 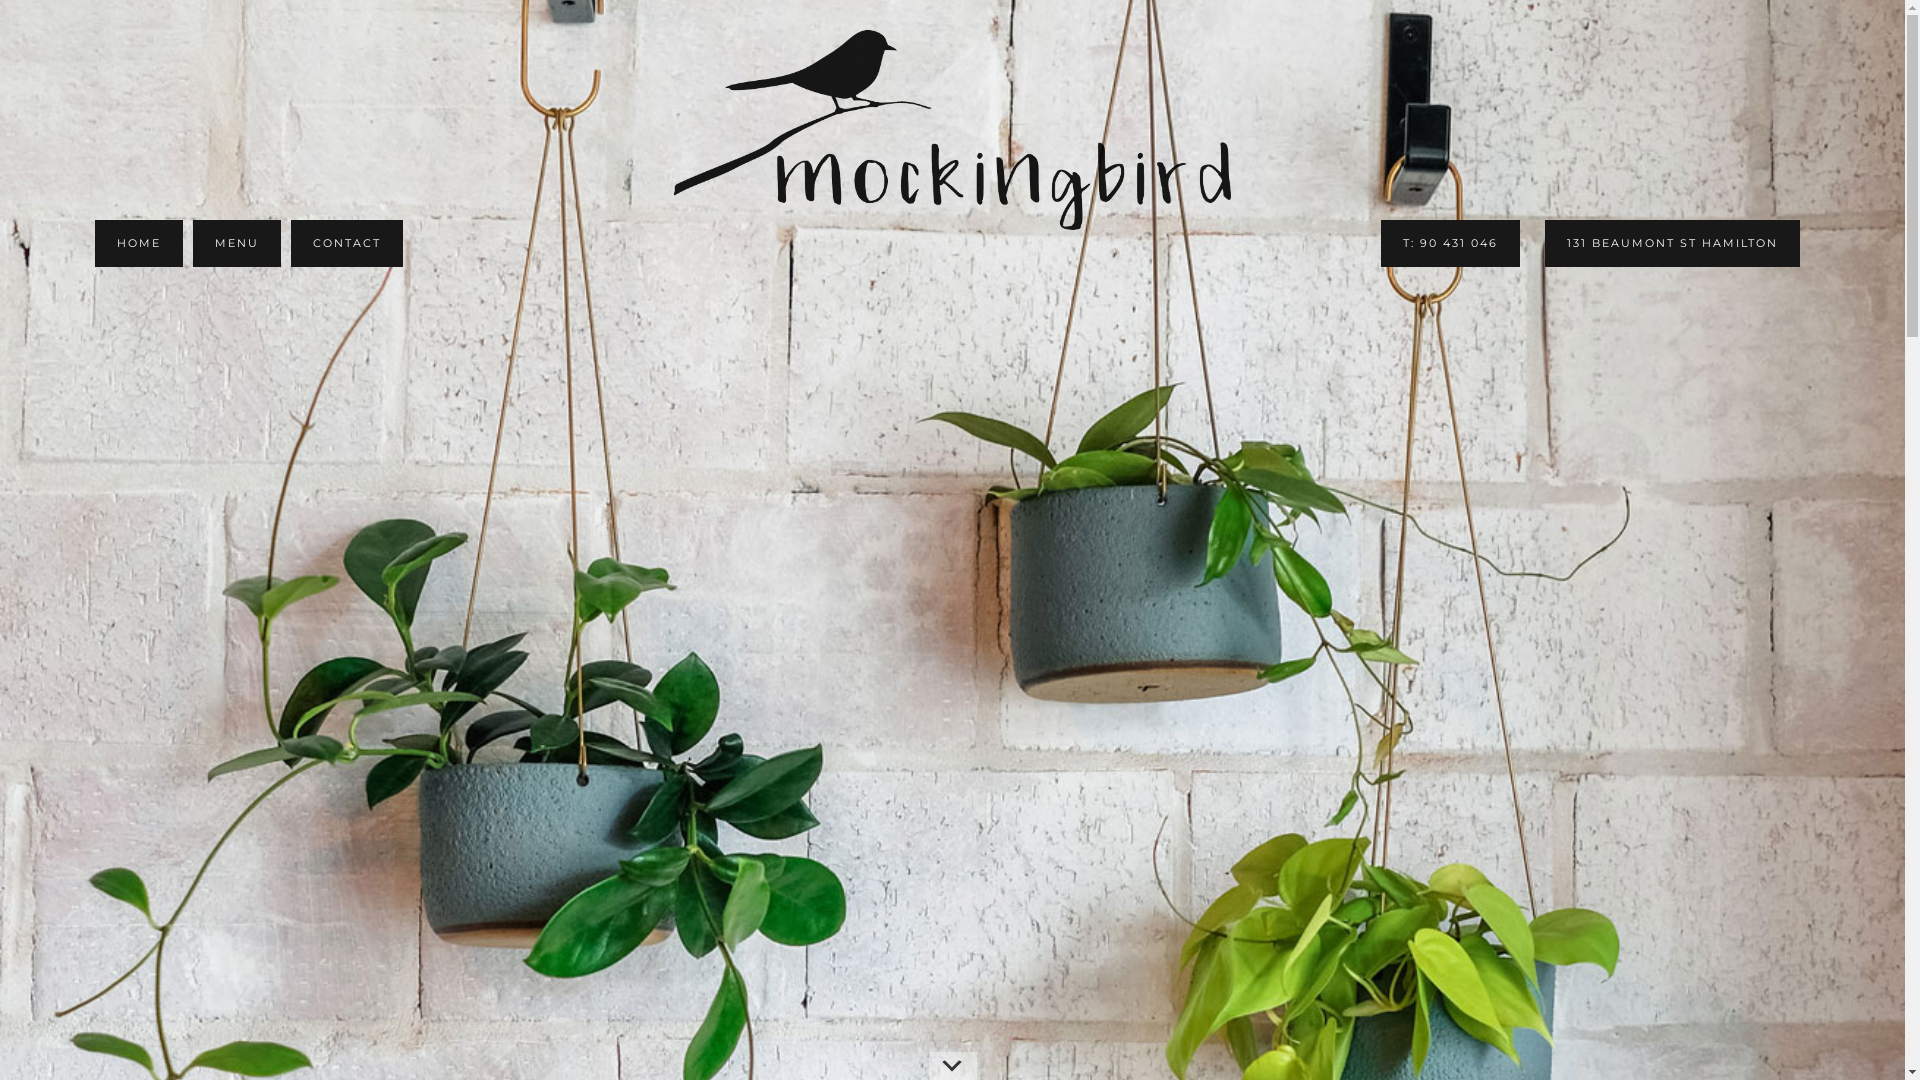 I want to click on 'MOCKINGBIRD CAFE NEWCASTLE', so click(x=951, y=130).